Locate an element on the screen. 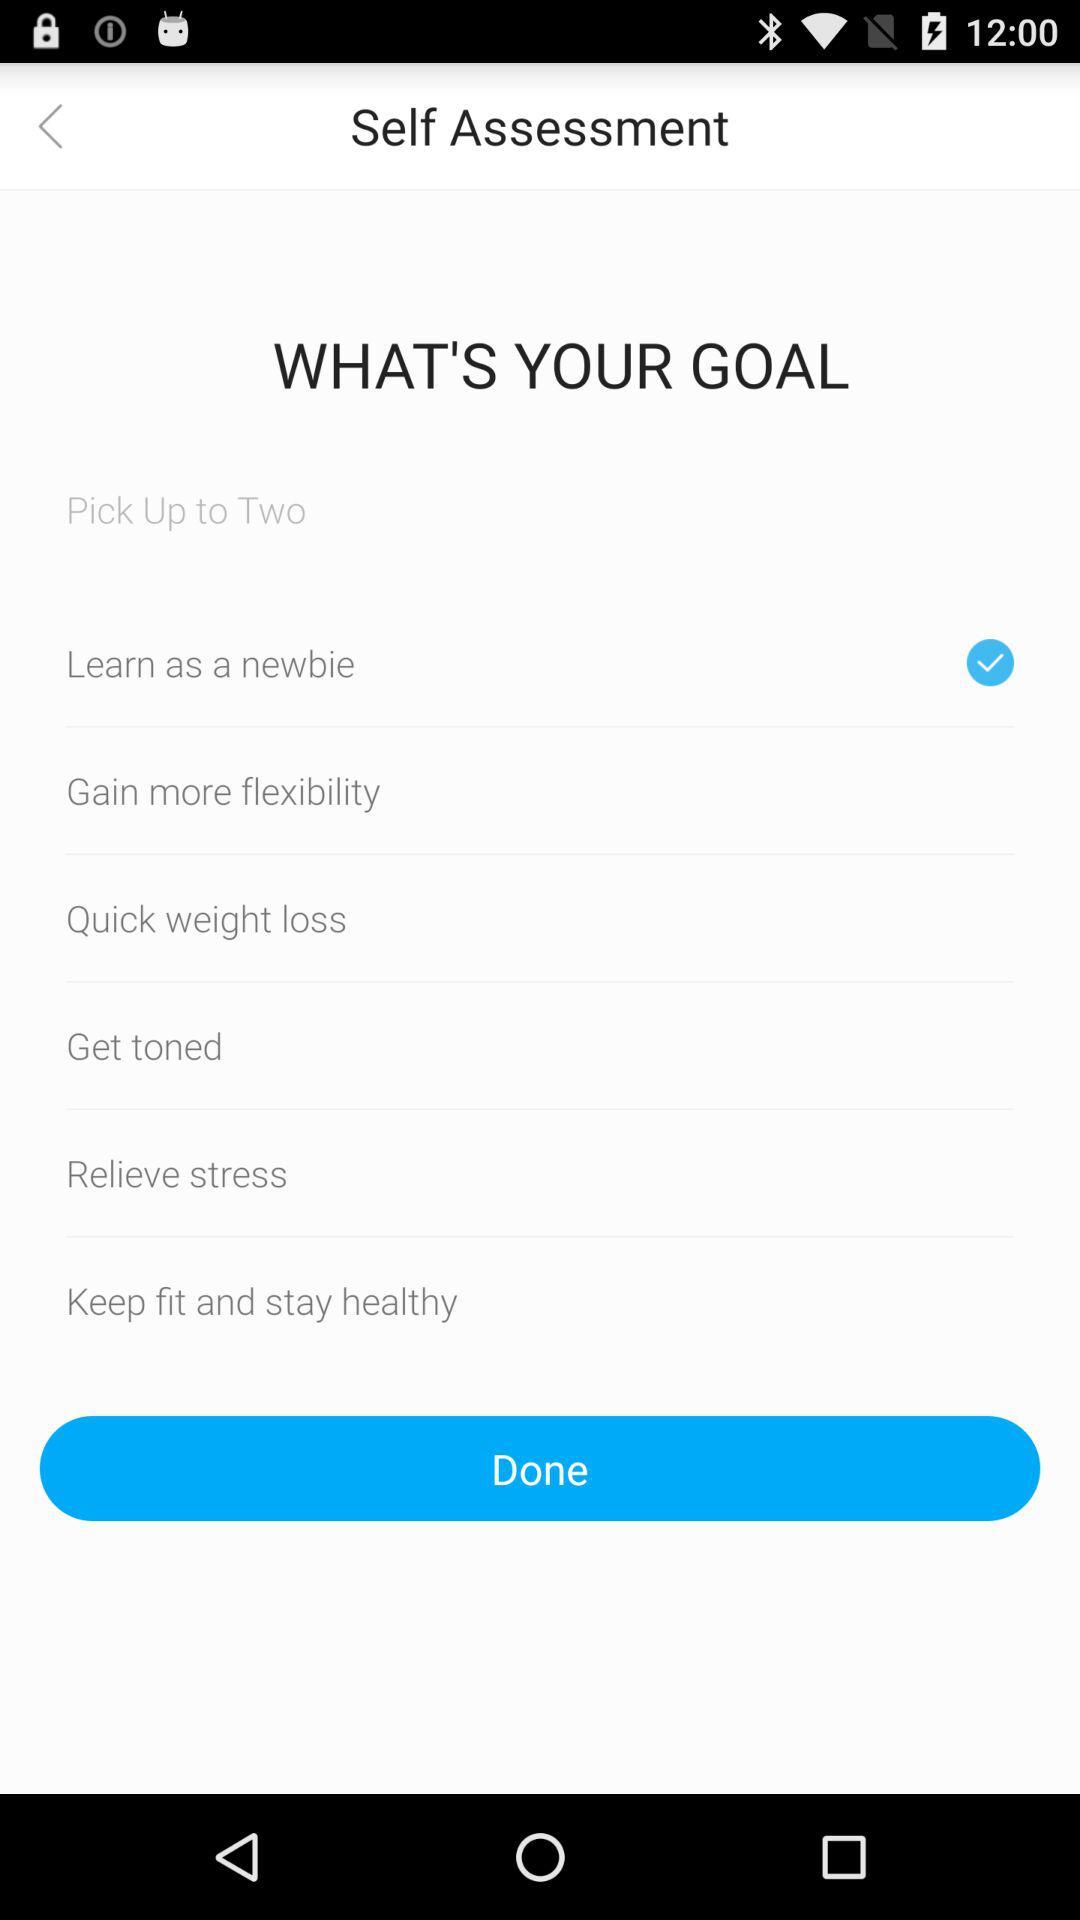 The width and height of the screenshot is (1080, 1920). the arrow_backward icon is located at coordinates (61, 133).